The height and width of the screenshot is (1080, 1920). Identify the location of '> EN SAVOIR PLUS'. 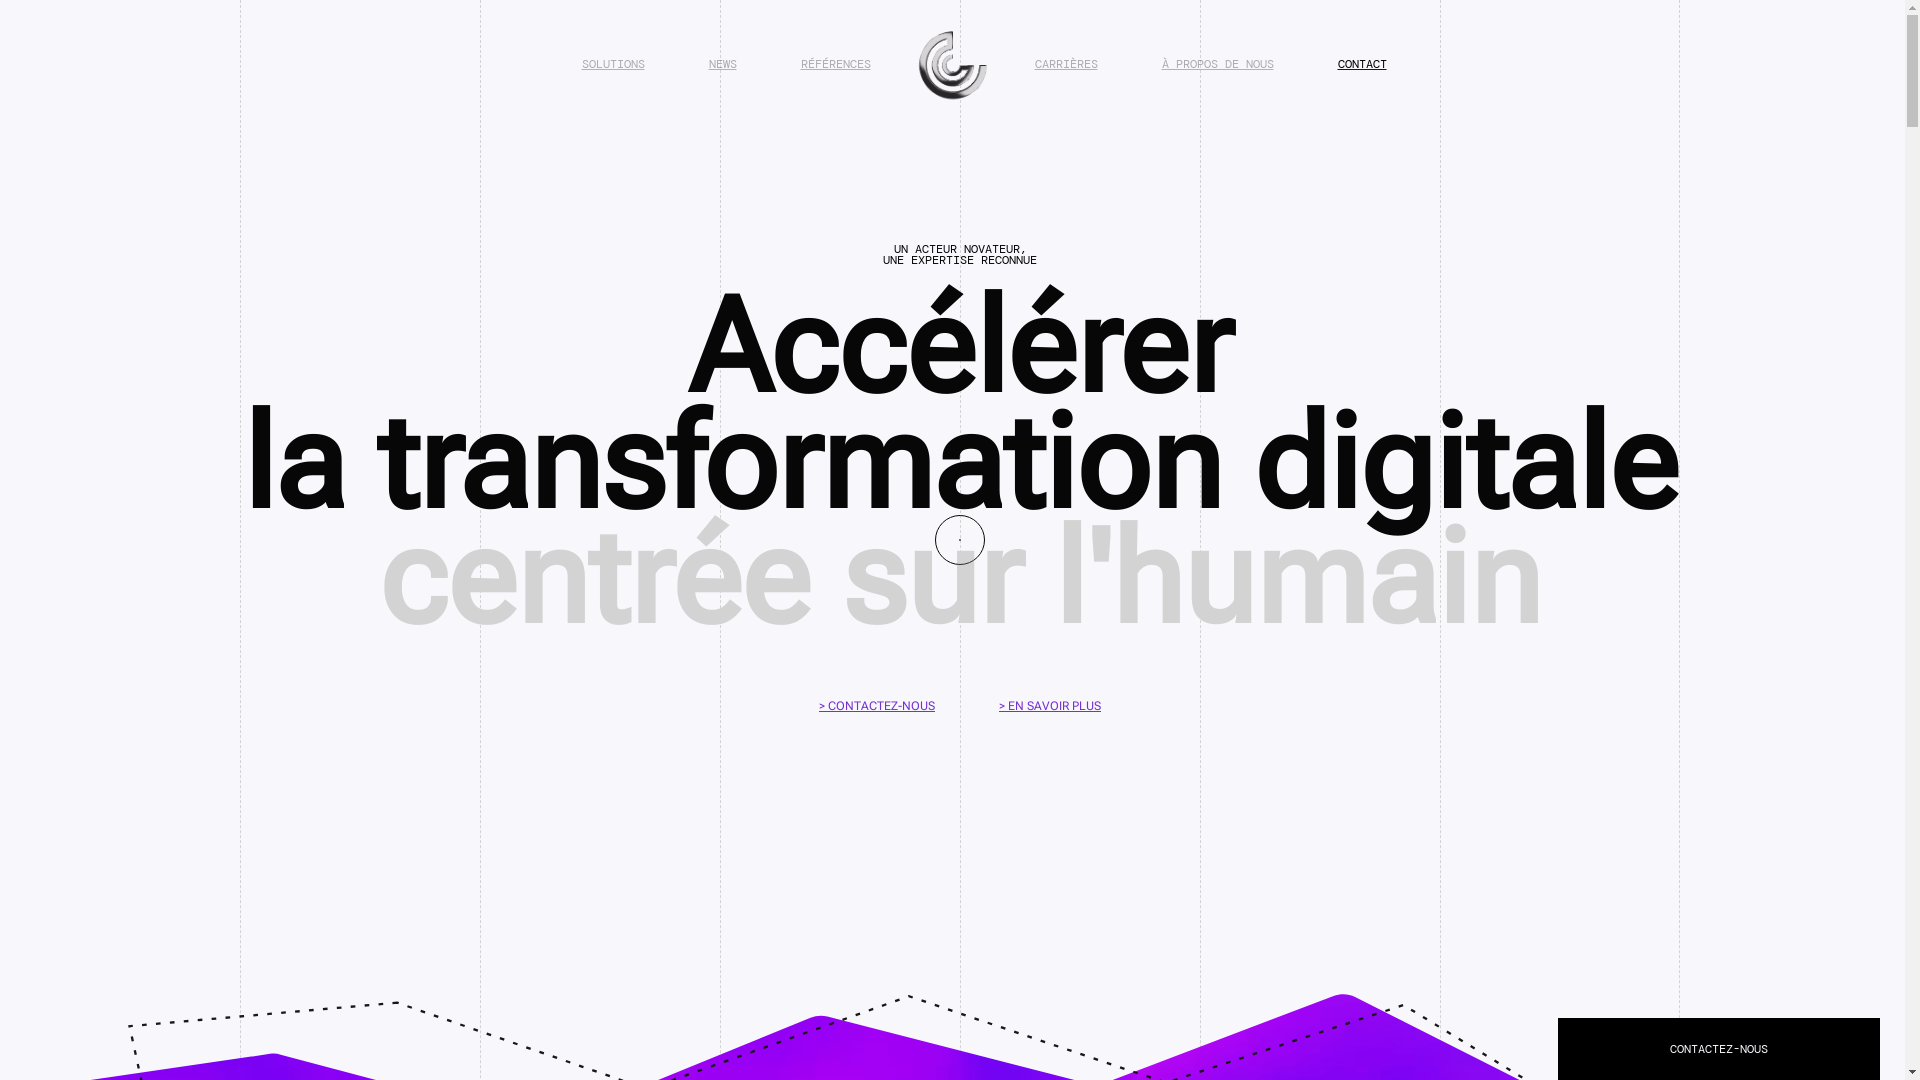
(1049, 705).